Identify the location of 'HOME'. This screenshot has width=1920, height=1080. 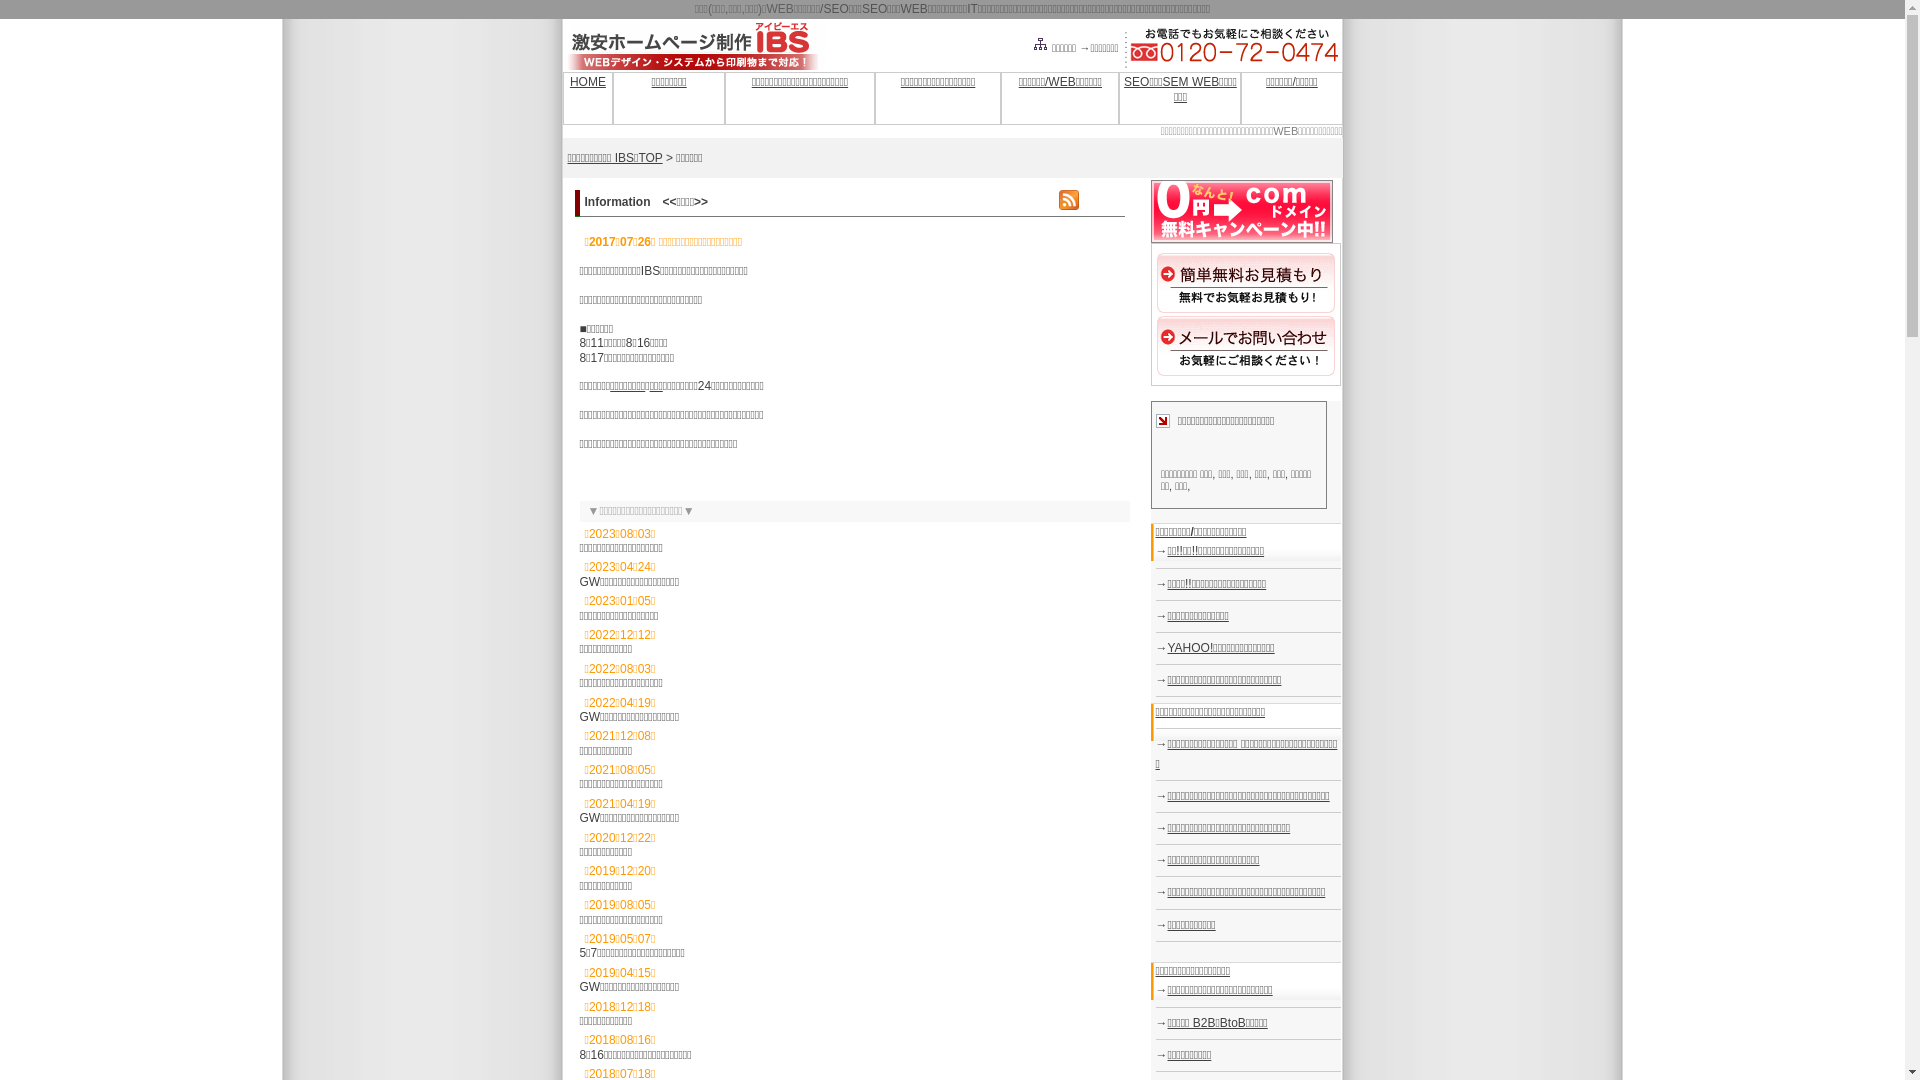
(587, 80).